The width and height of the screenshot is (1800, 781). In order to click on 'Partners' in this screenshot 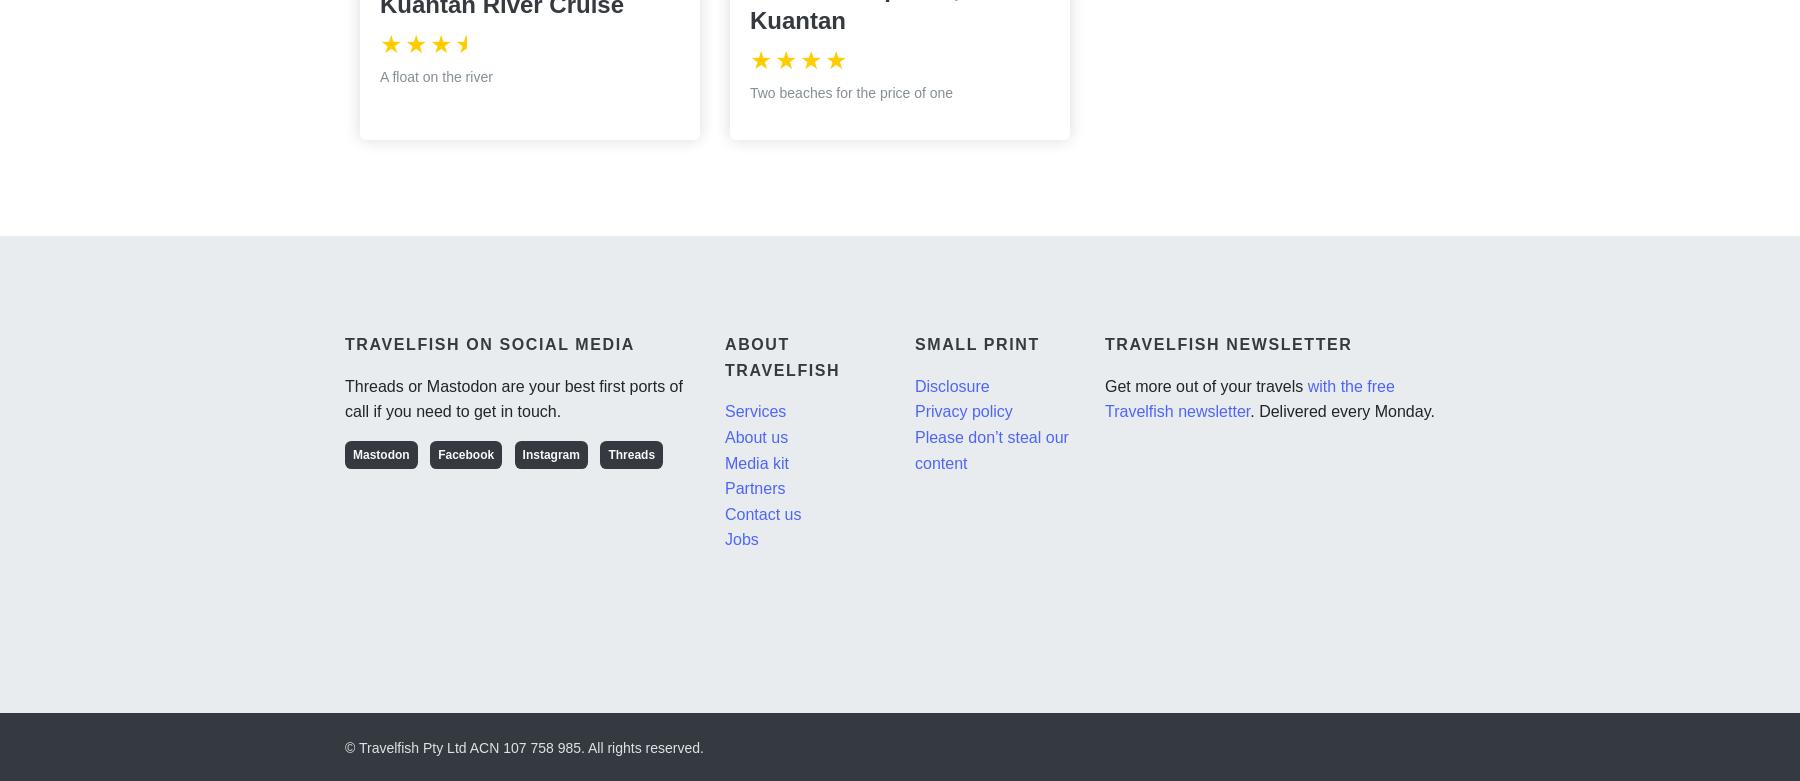, I will do `click(722, 487)`.